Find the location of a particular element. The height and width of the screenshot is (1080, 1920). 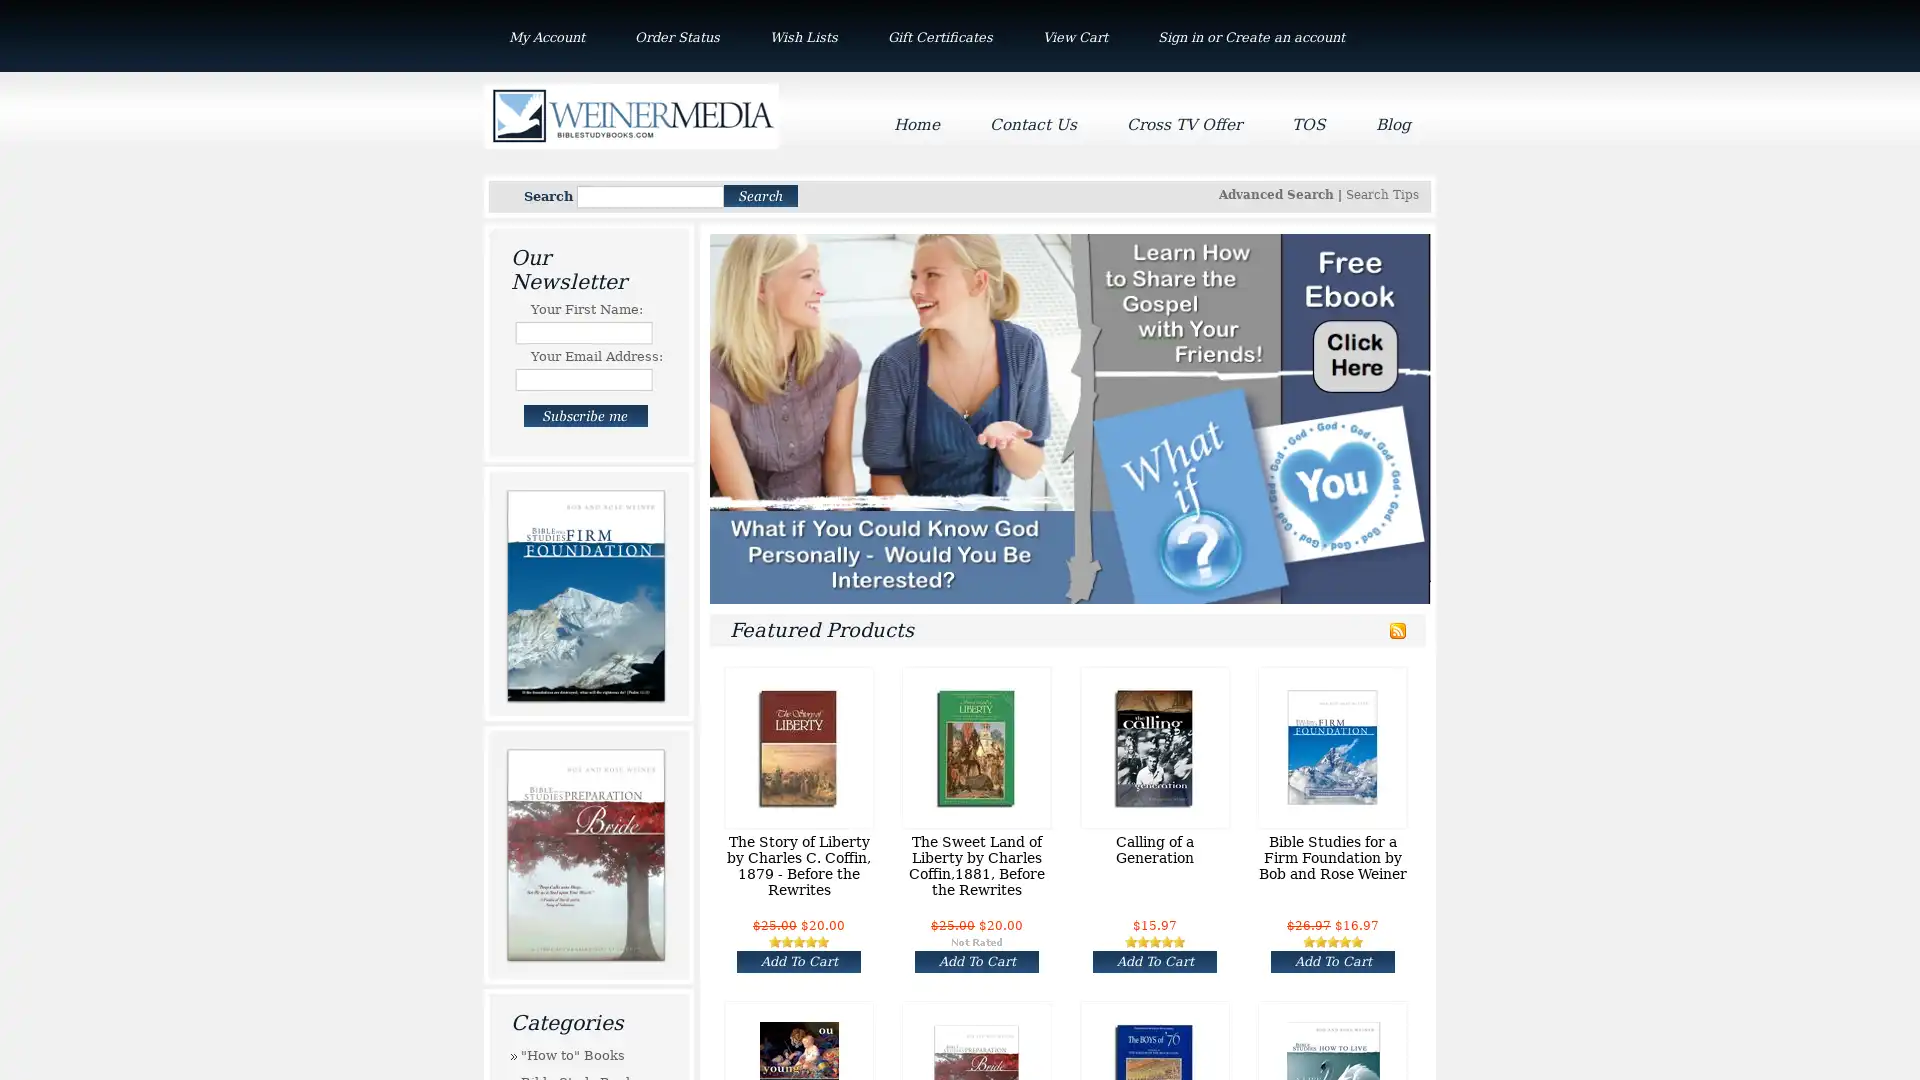

Submit is located at coordinates (760, 195).